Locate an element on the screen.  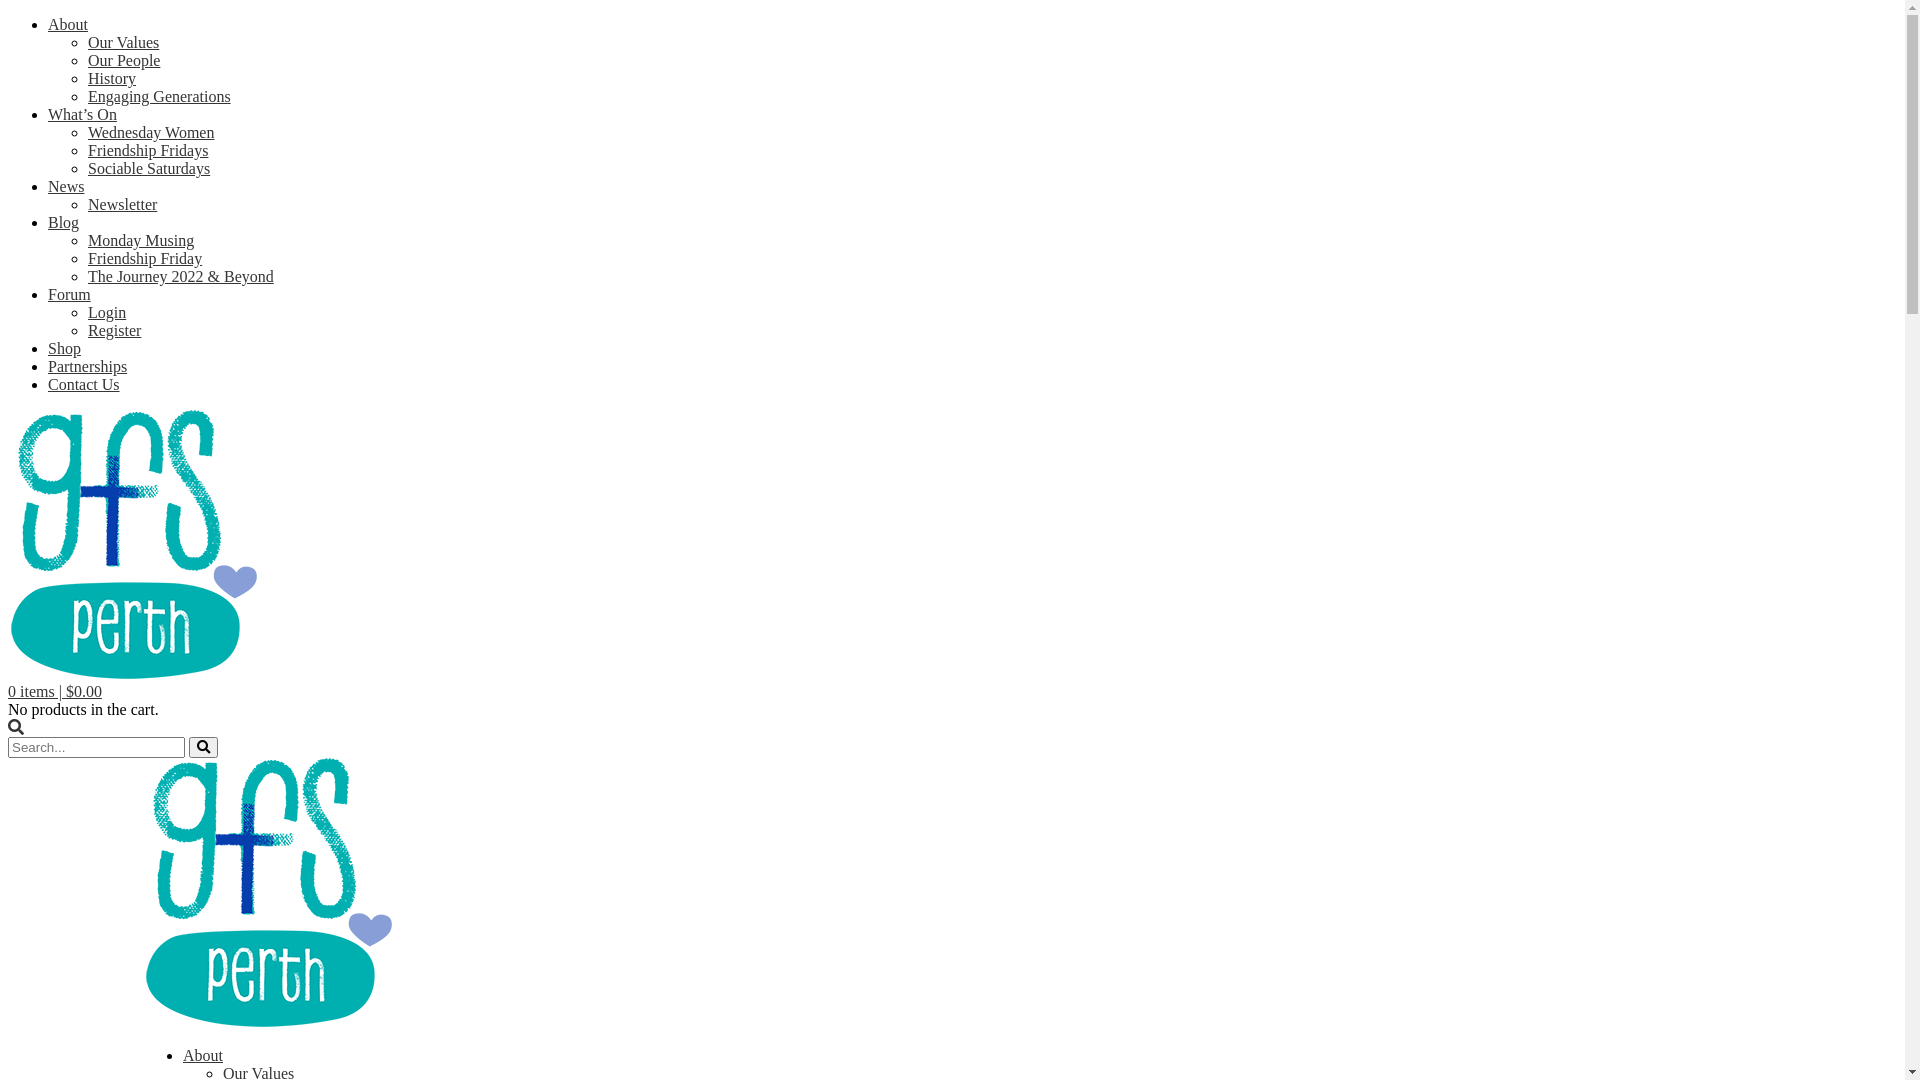
'Blog' is located at coordinates (48, 222).